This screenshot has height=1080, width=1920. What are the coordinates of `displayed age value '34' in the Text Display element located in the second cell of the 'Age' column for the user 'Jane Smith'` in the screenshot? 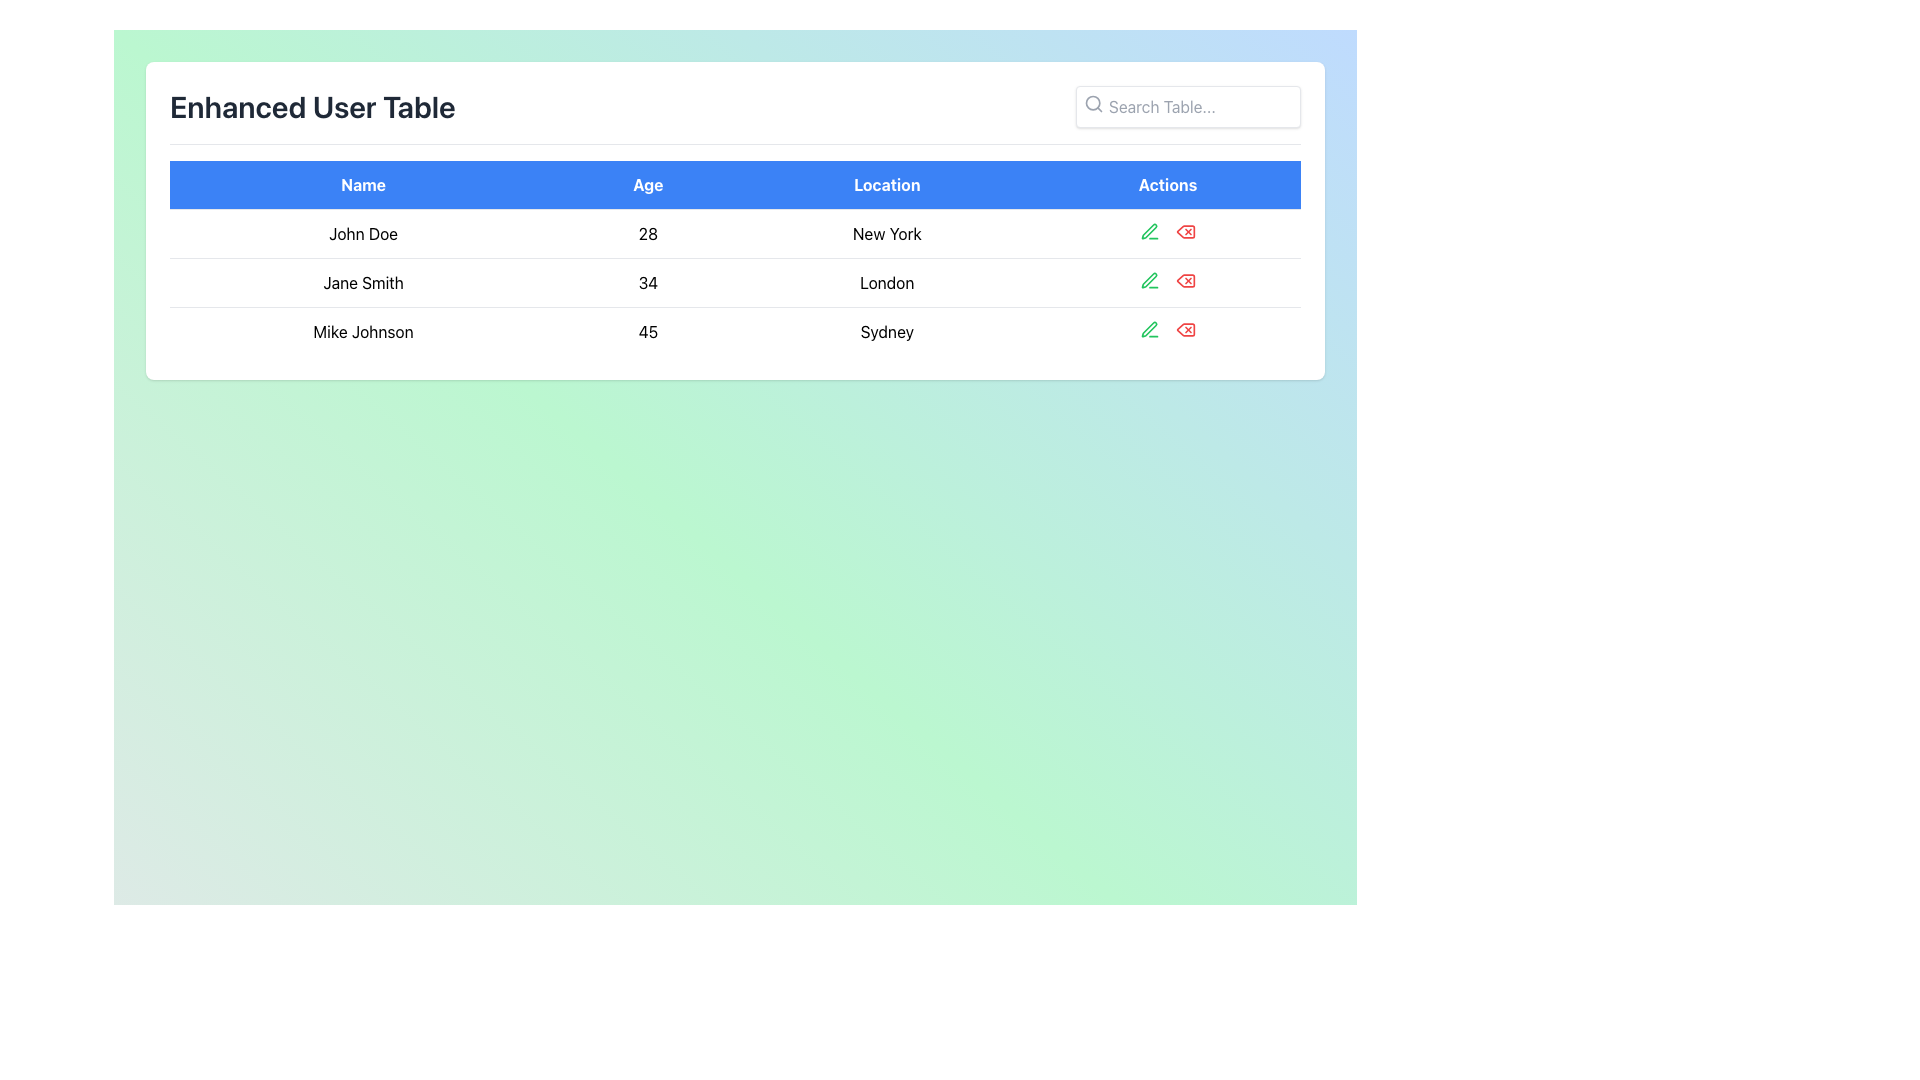 It's located at (648, 282).